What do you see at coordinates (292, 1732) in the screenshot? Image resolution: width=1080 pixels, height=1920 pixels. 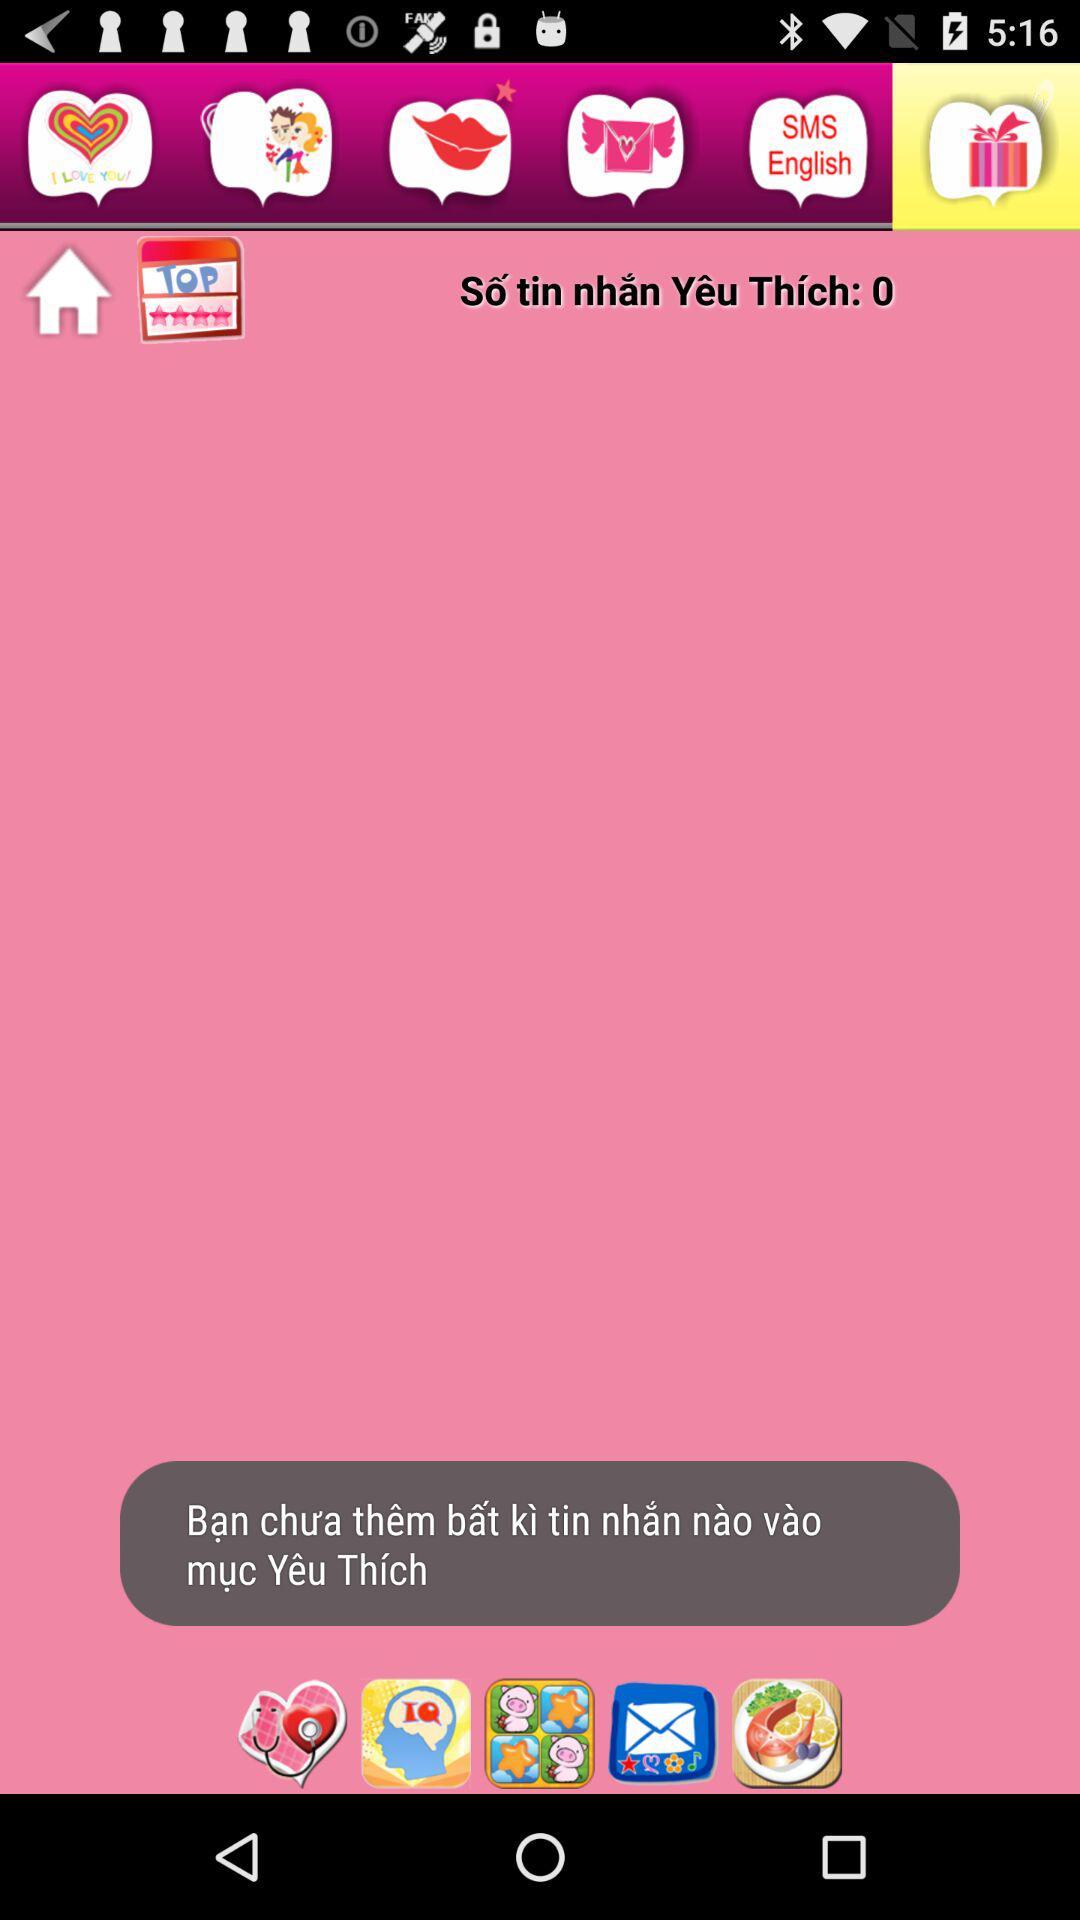 I see `this page` at bounding box center [292, 1732].